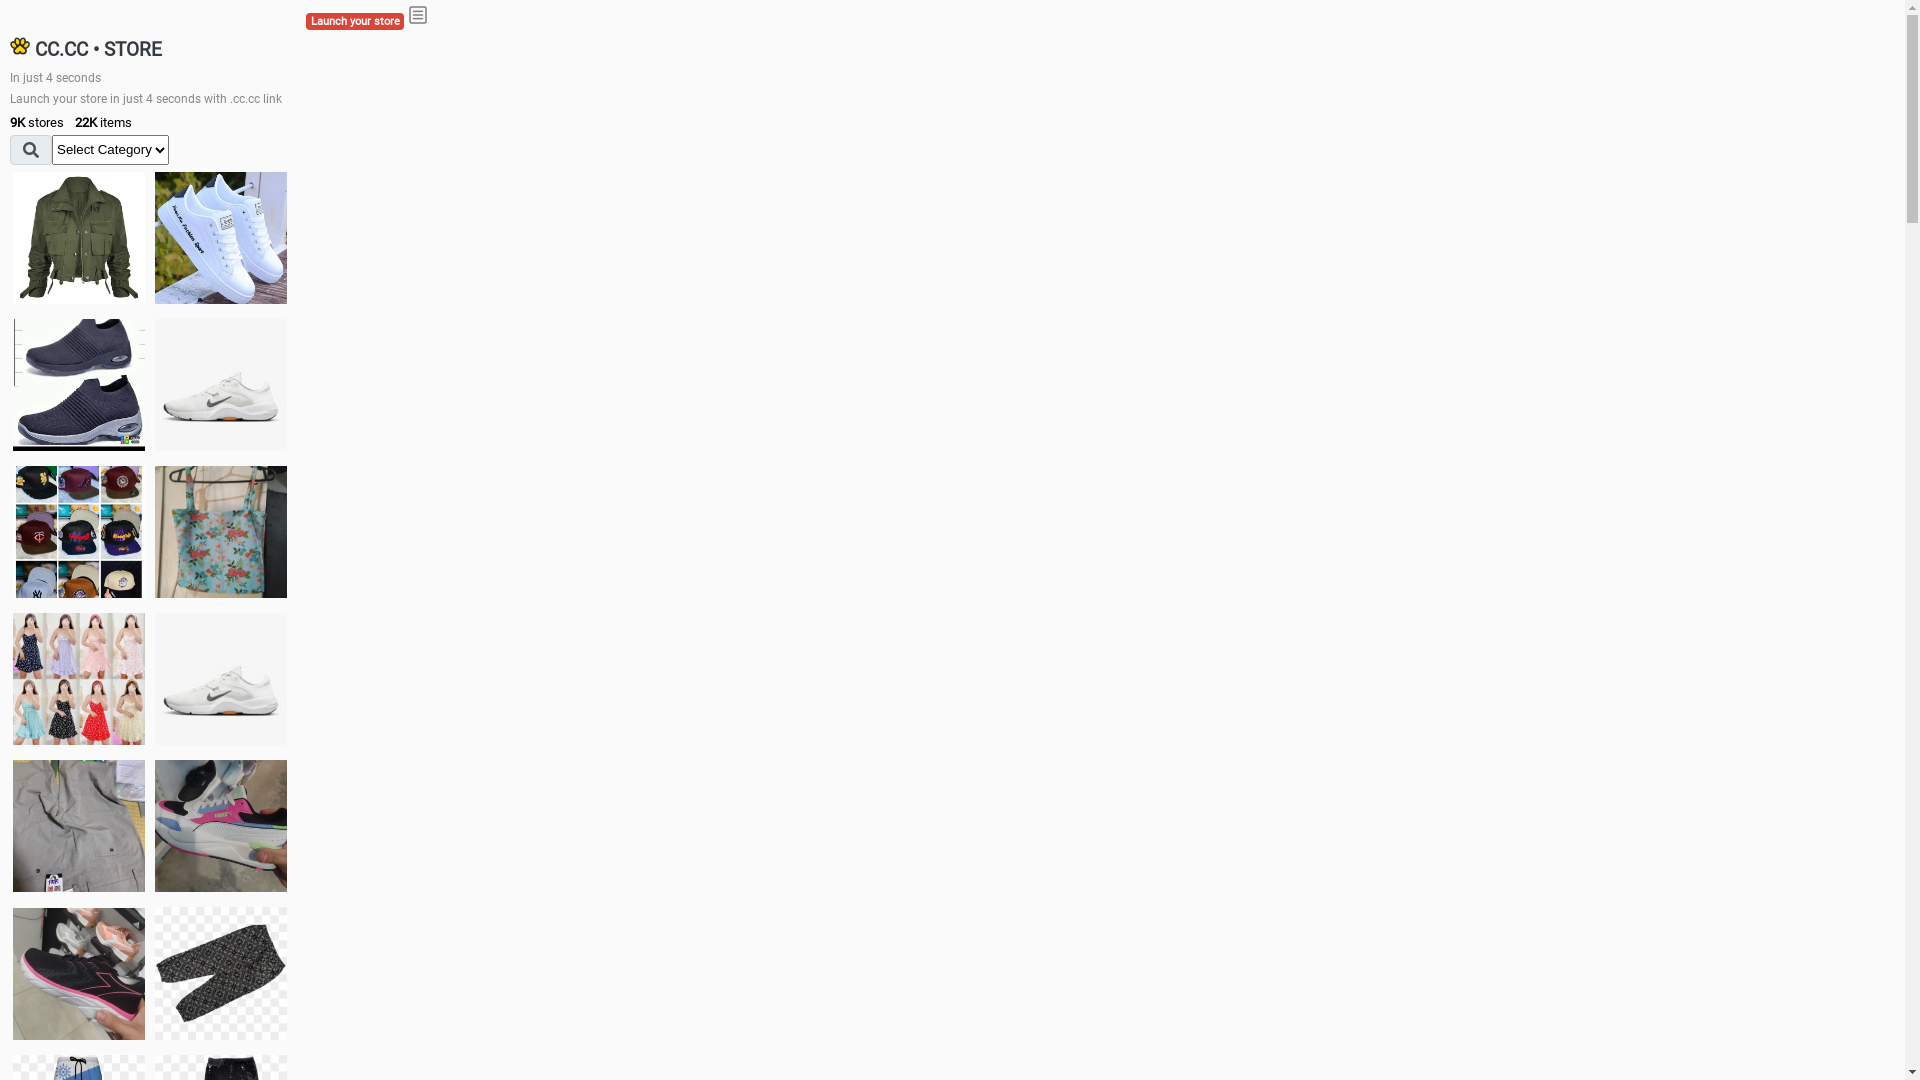 The image size is (1920, 1080). I want to click on 'Shoes', so click(220, 677).